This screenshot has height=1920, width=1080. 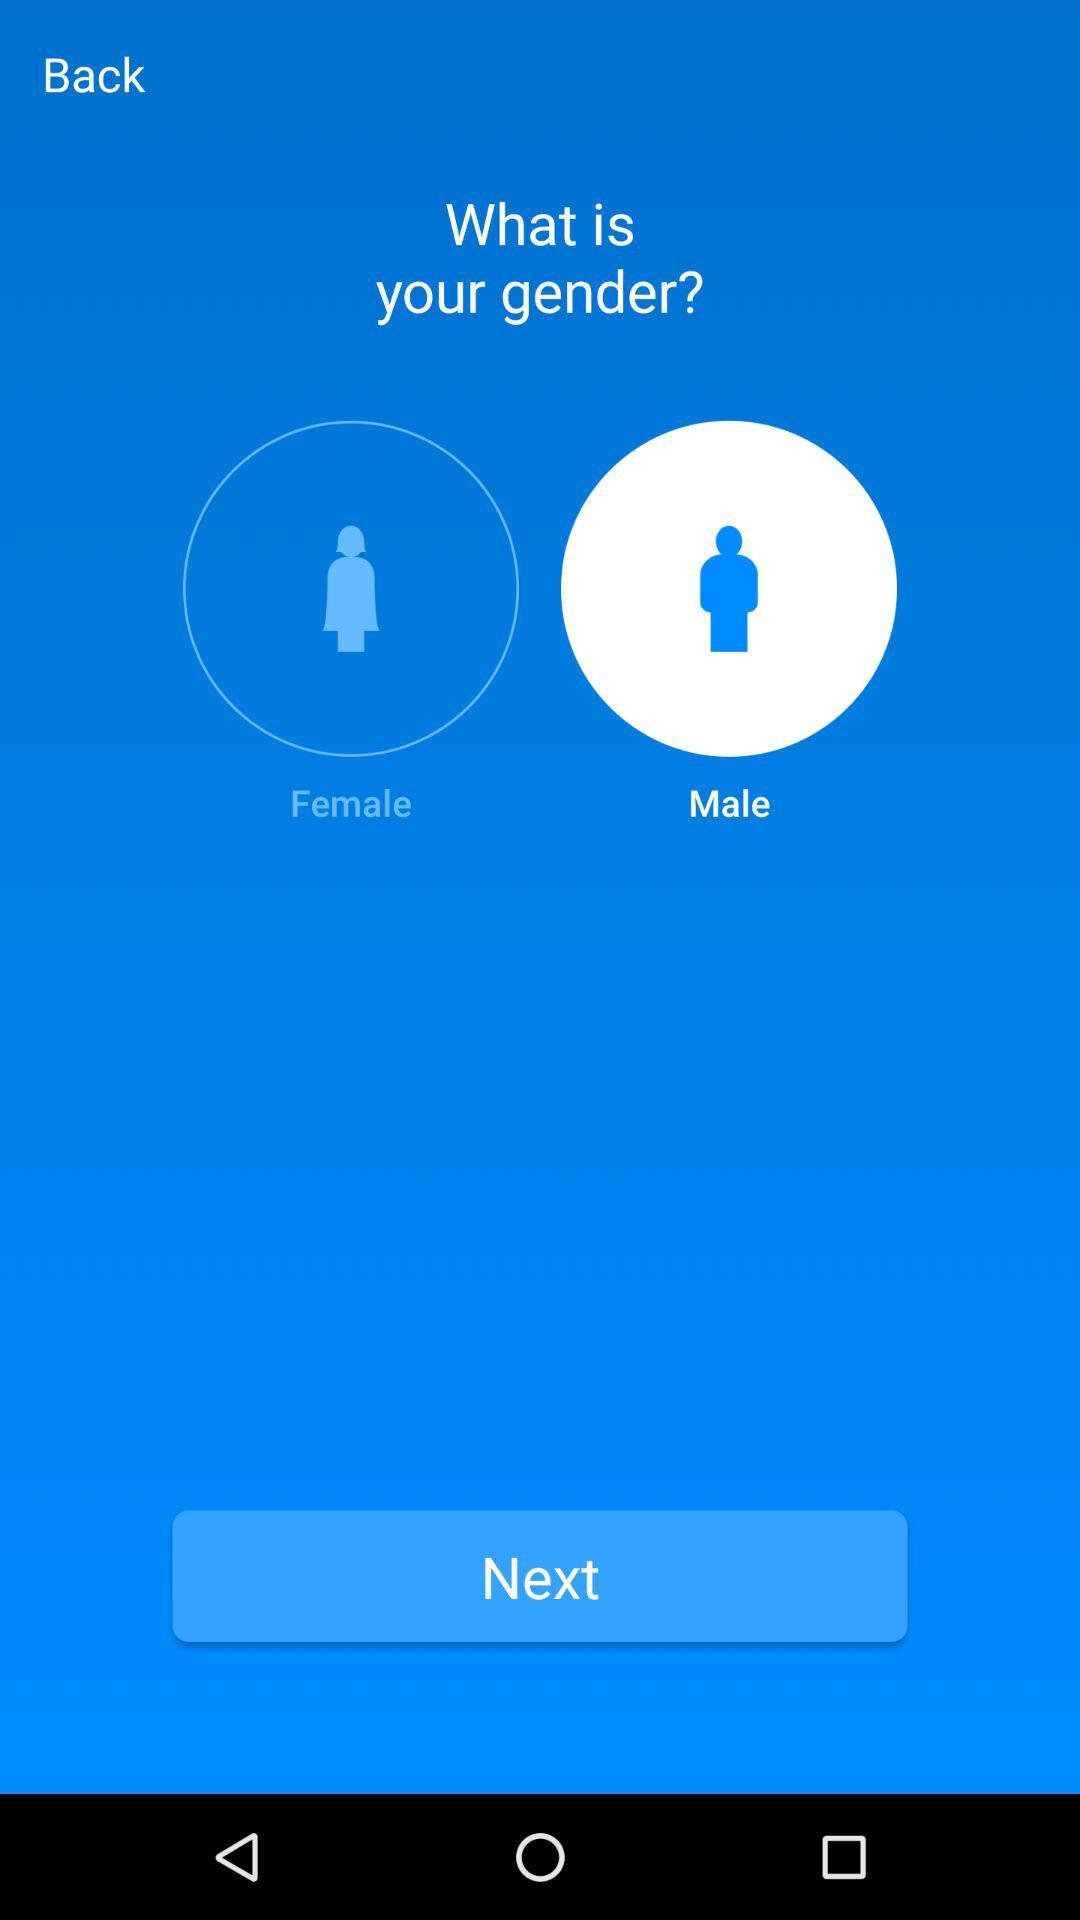 I want to click on the item at the top right corner, so click(x=729, y=623).